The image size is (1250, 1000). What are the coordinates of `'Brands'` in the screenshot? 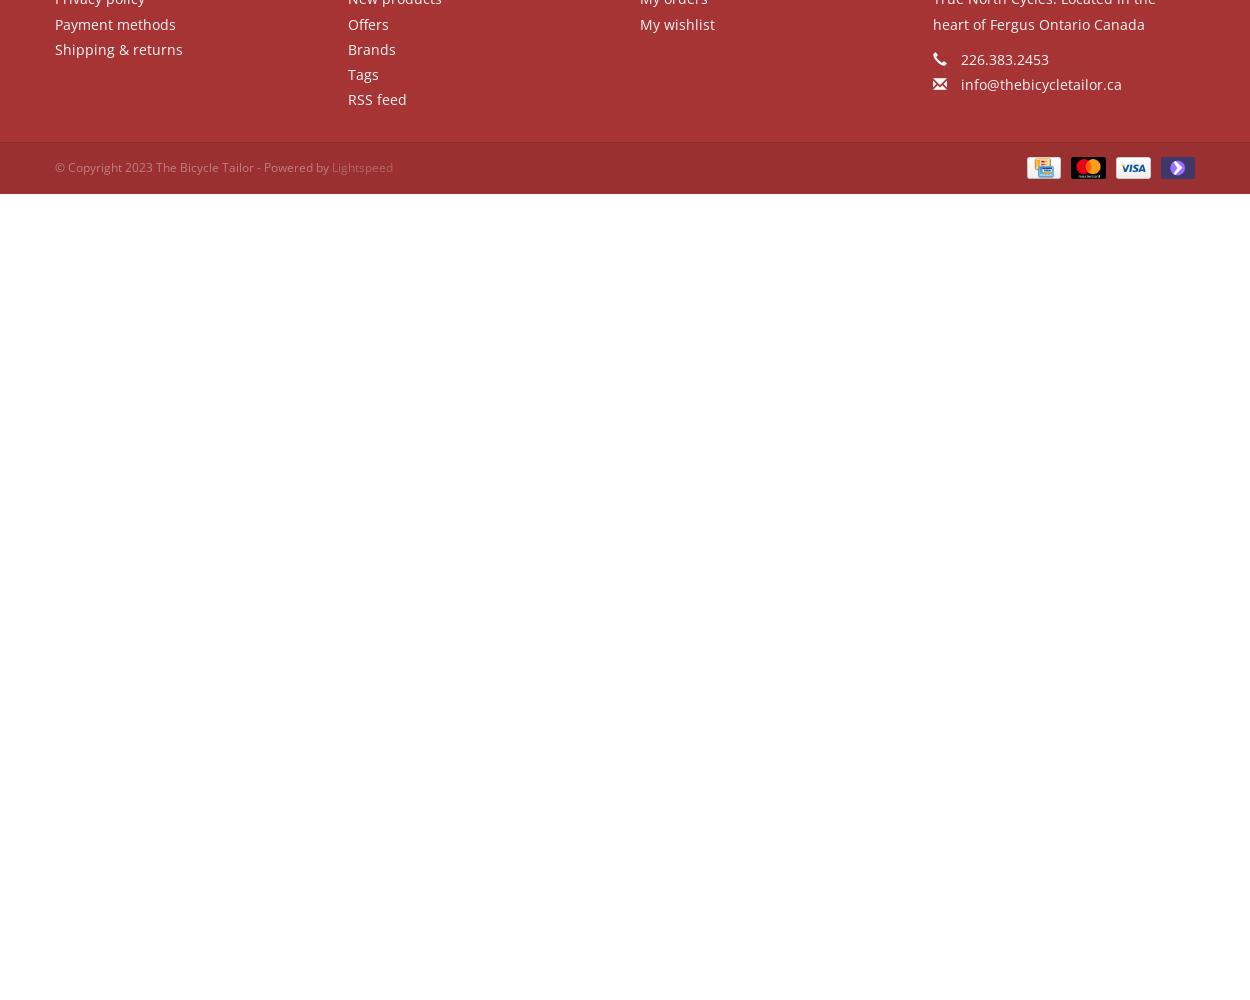 It's located at (370, 48).